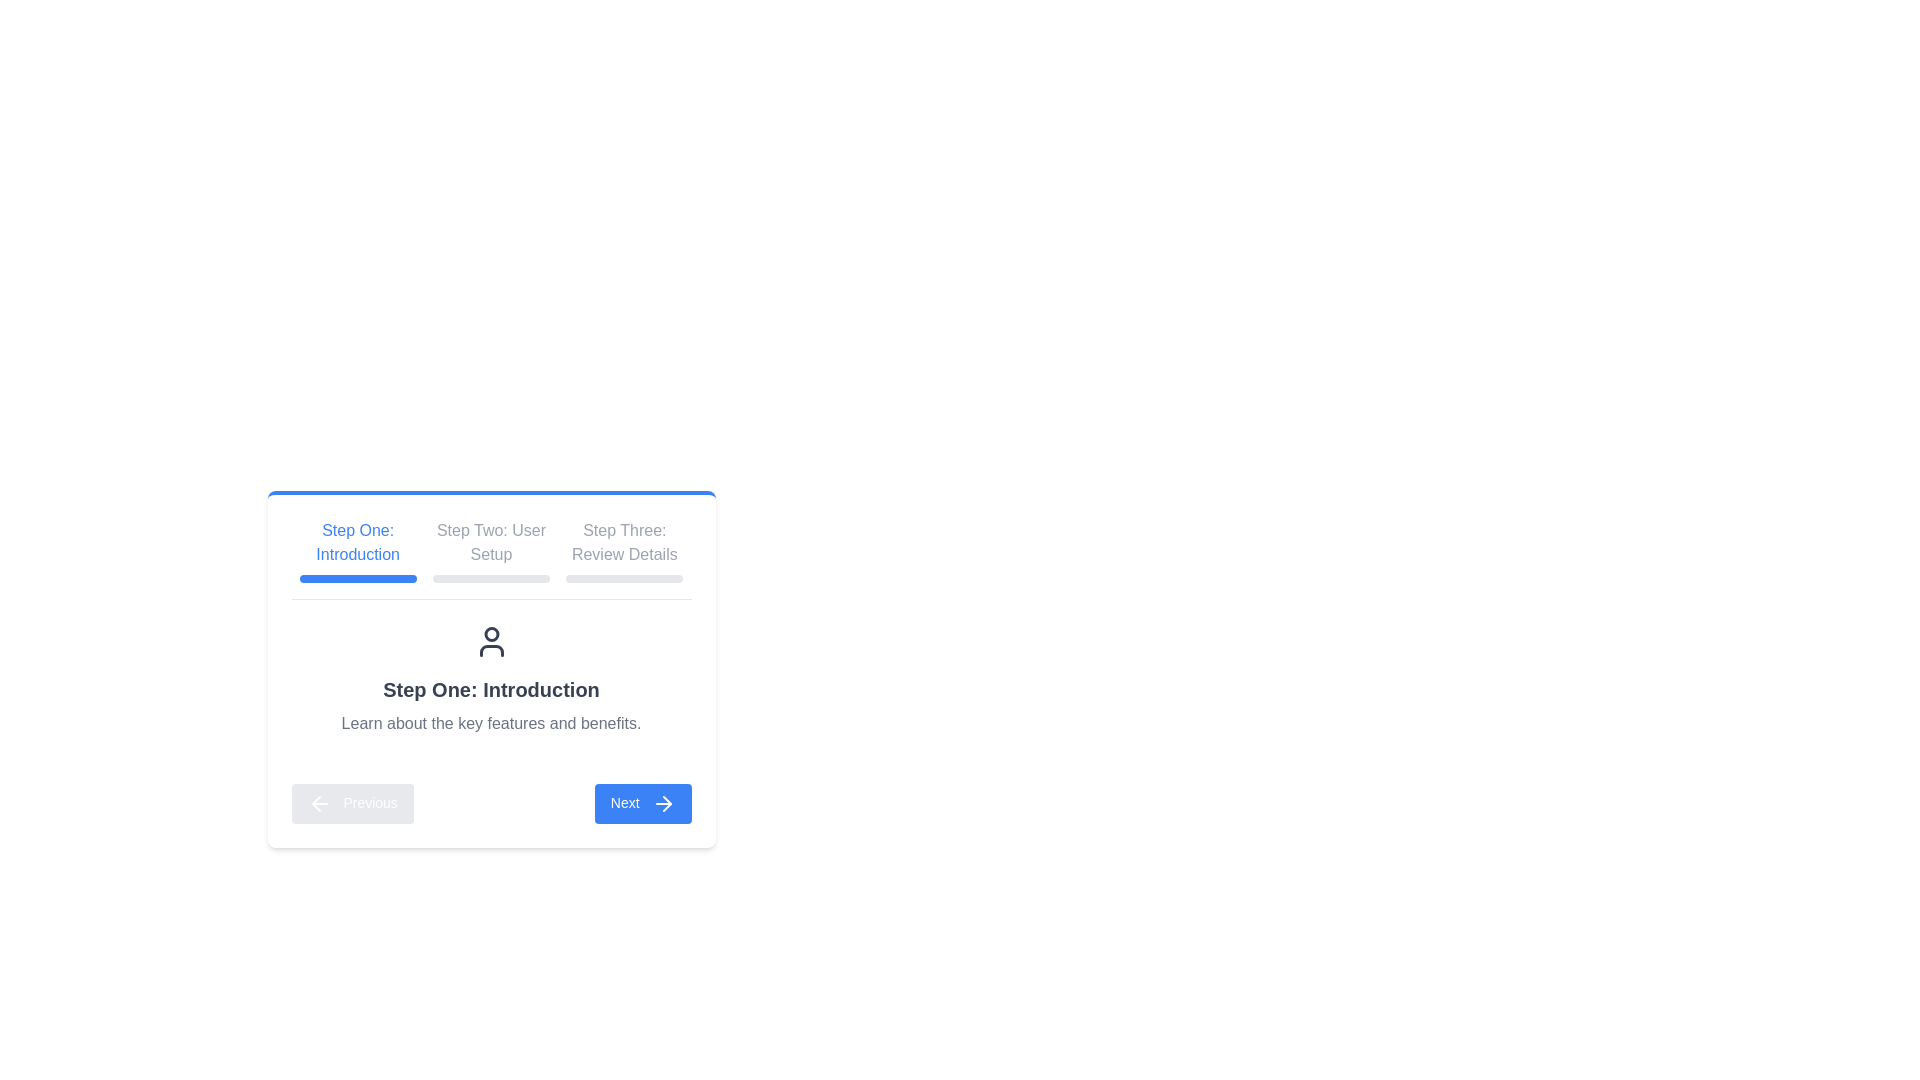  What do you see at coordinates (358, 578) in the screenshot?
I see `the Progress bar indicating 'Step One: Introduction', which is located beneath the corresponding step title in the upper-left quadrant of the interface` at bounding box center [358, 578].